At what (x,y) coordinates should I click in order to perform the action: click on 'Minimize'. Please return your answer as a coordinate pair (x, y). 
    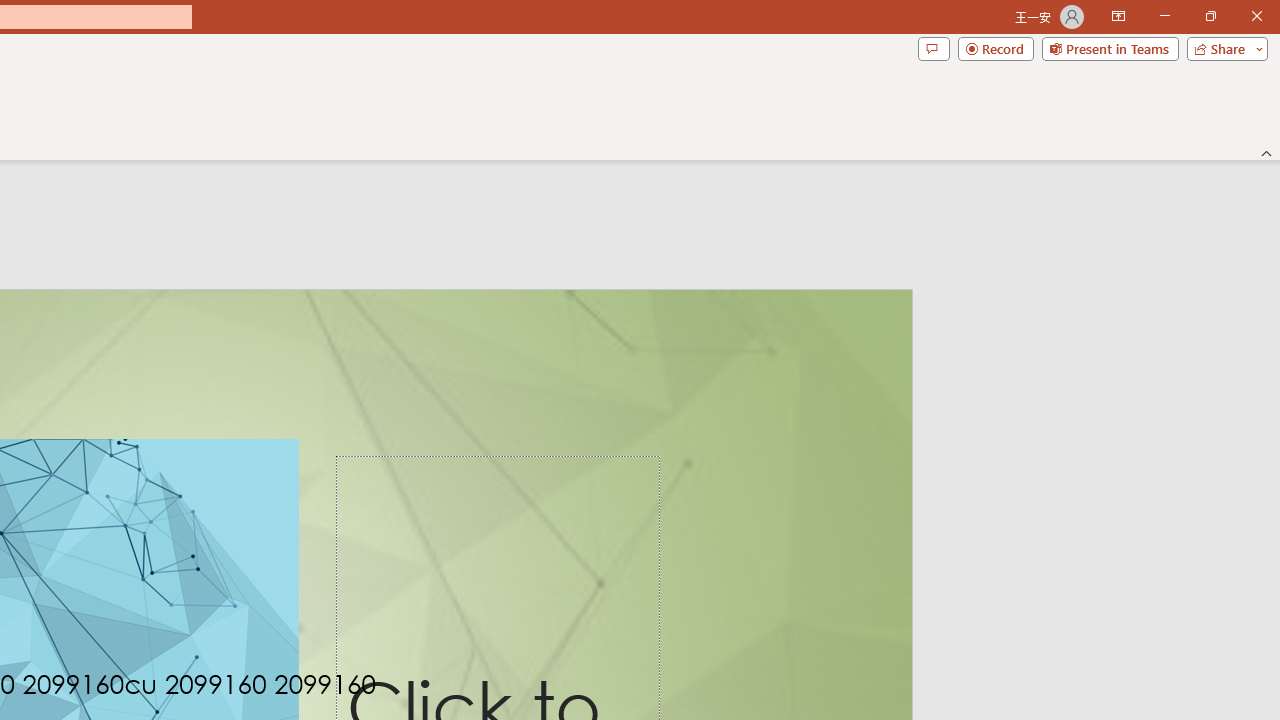
    Looking at the image, I should click on (1164, 16).